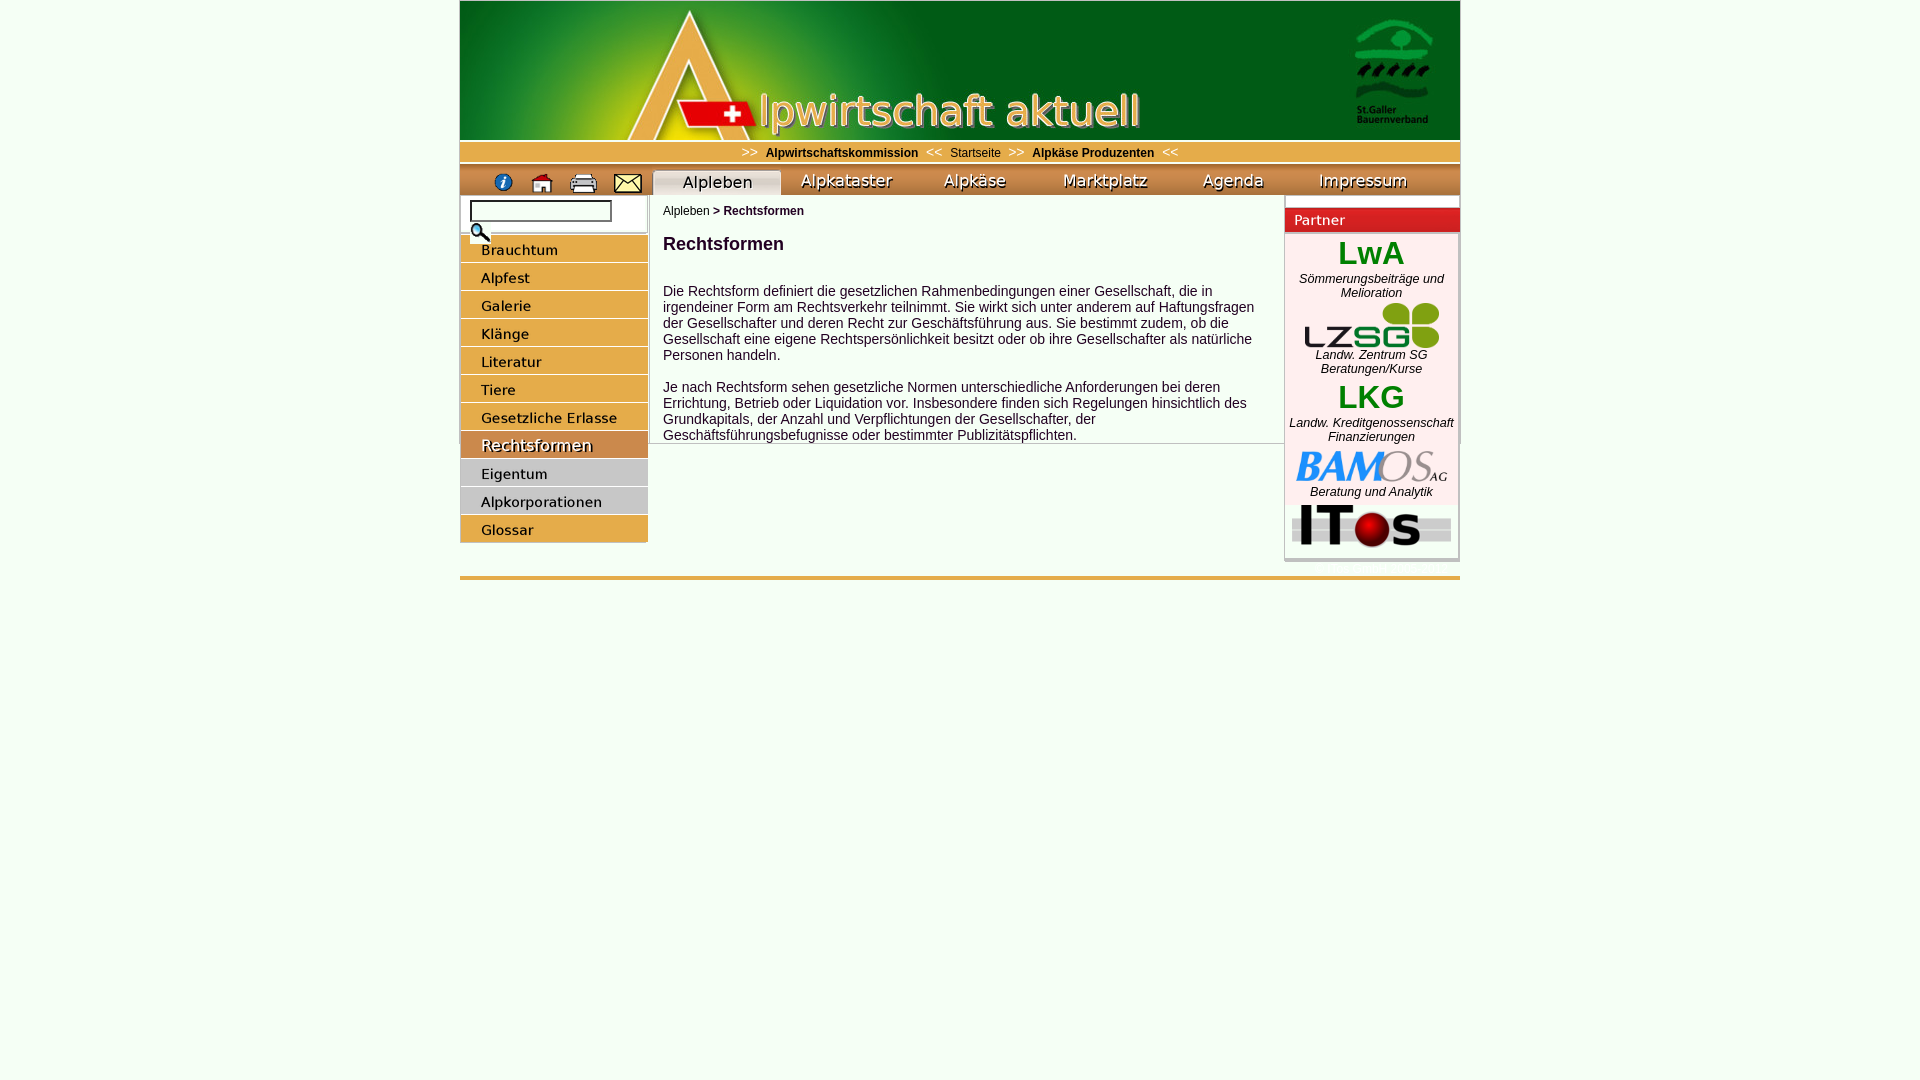  I want to click on 'Alpleben', so click(662, 211).